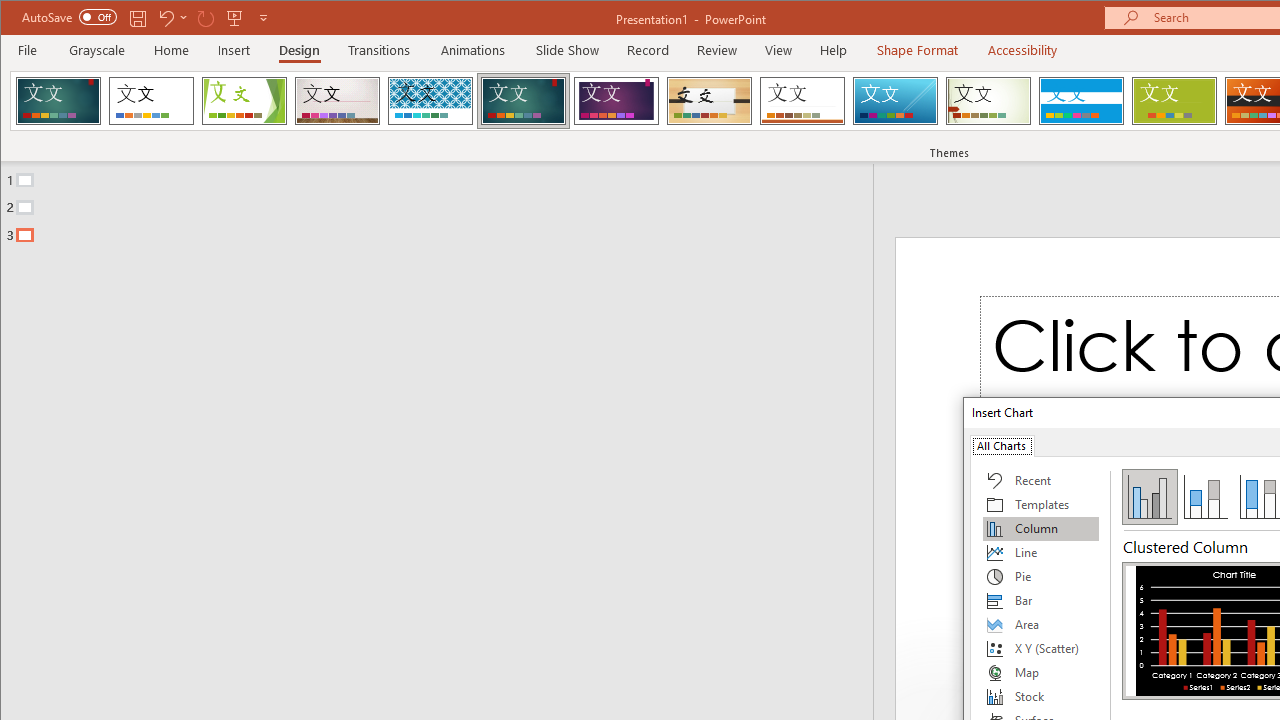 The image size is (1280, 720). Describe the element at coordinates (709, 100) in the screenshot. I see `'Organic'` at that location.